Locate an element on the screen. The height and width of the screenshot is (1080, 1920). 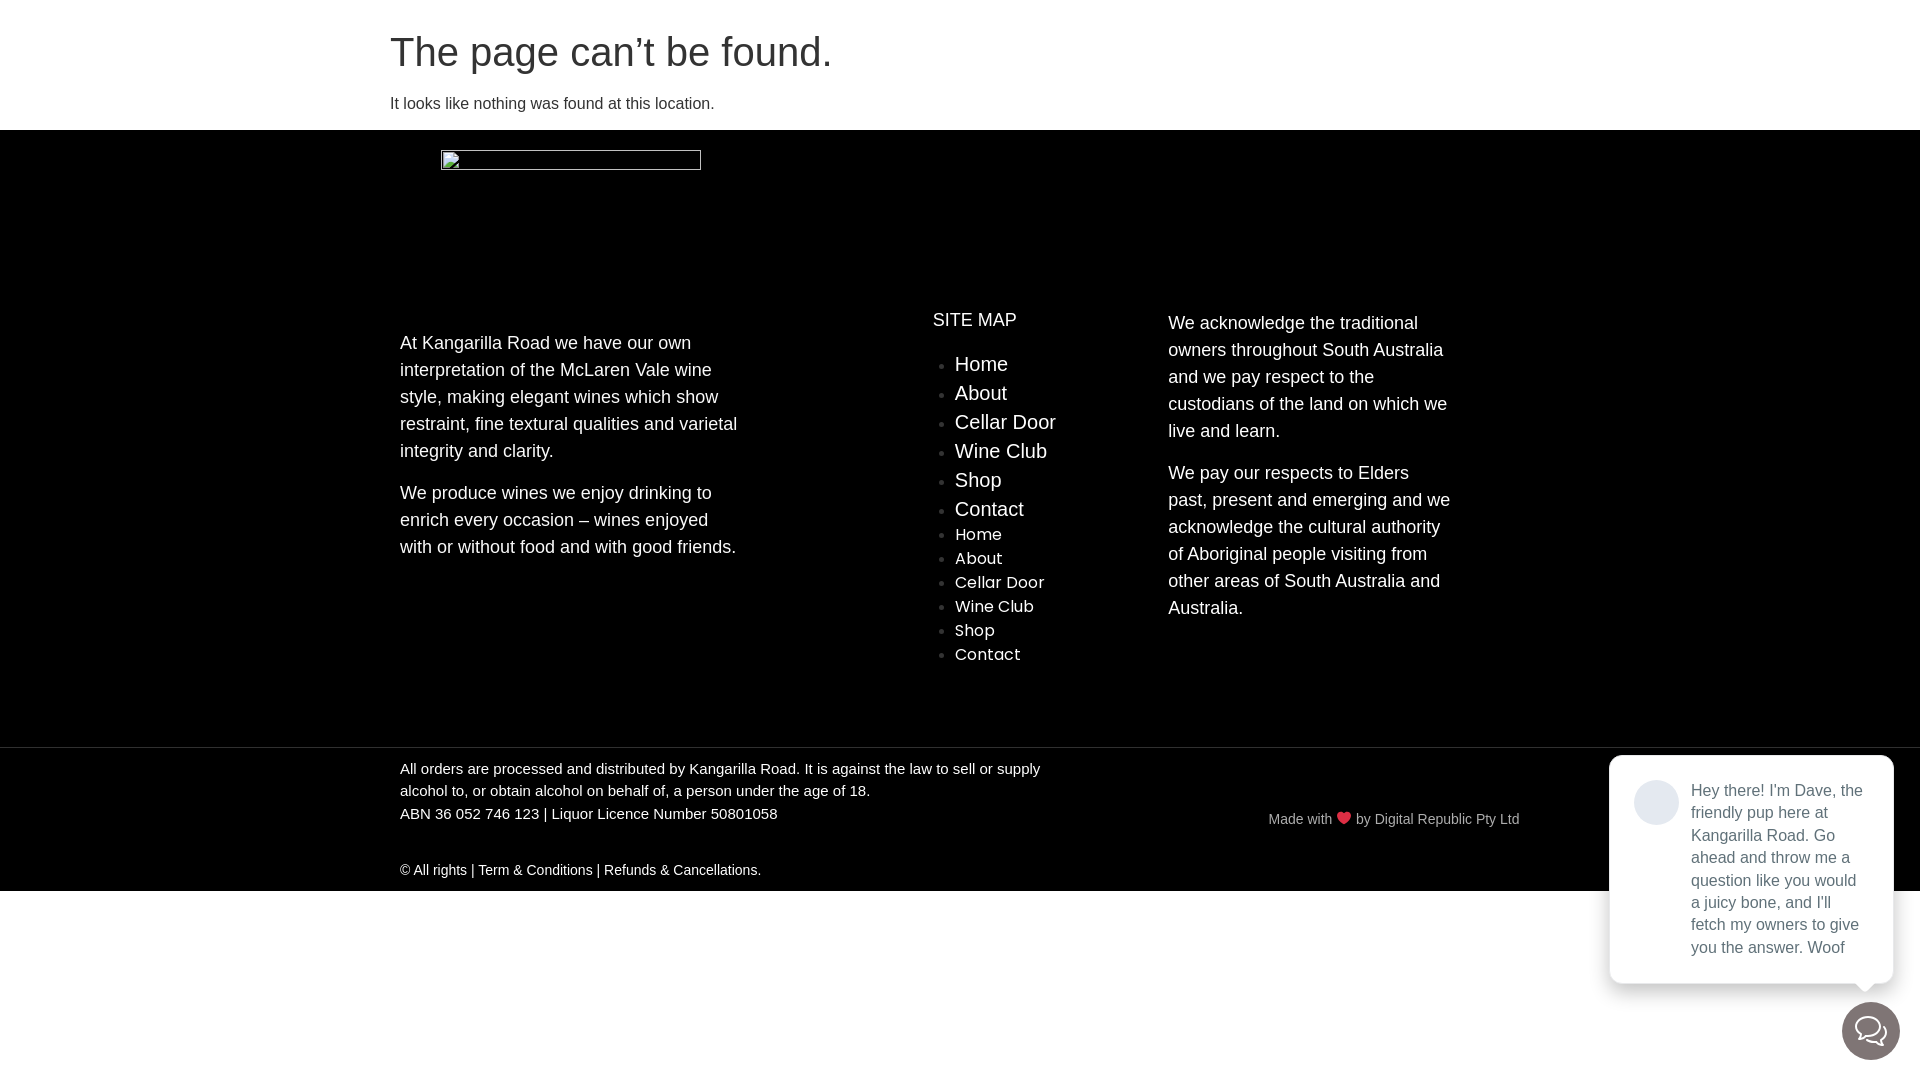
'Cellar Door' is located at coordinates (1005, 420).